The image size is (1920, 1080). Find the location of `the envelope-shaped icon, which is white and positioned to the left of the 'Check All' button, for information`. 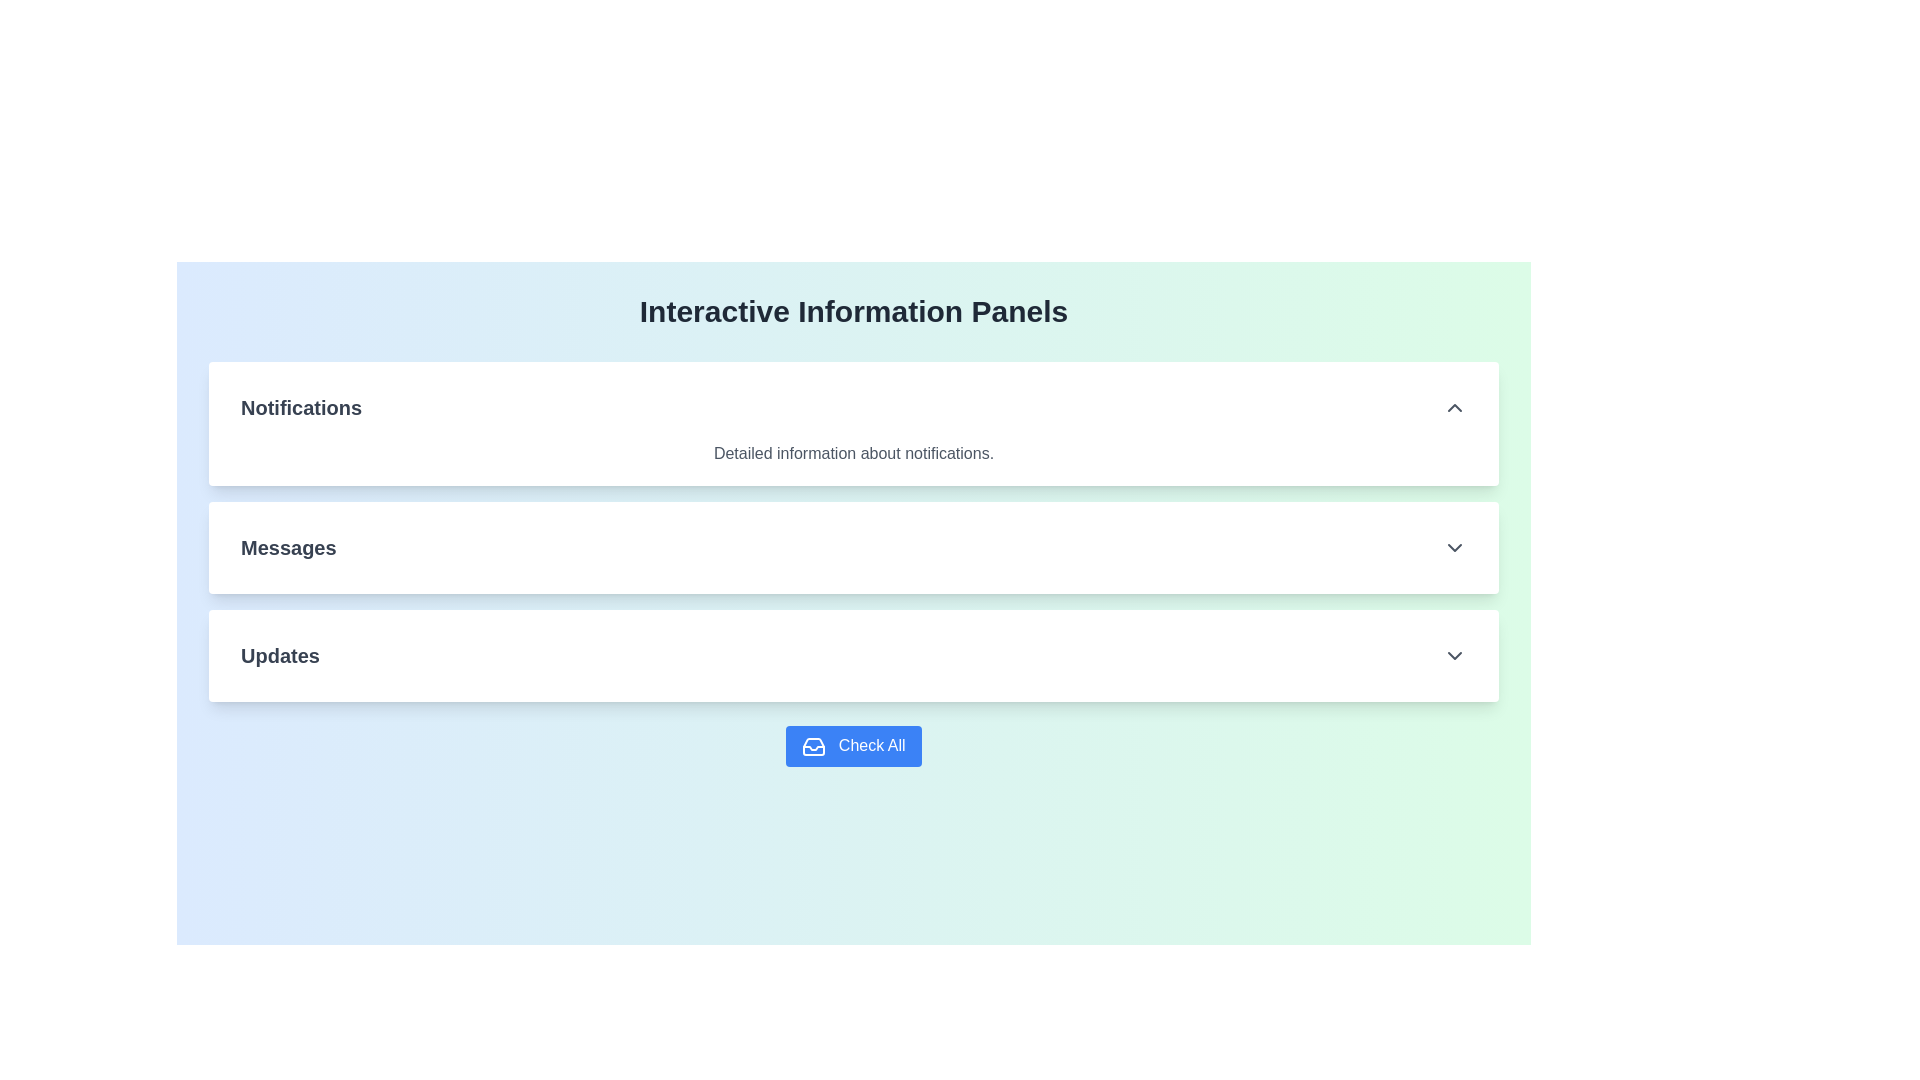

the envelope-shaped icon, which is white and positioned to the left of the 'Check All' button, for information is located at coordinates (814, 746).